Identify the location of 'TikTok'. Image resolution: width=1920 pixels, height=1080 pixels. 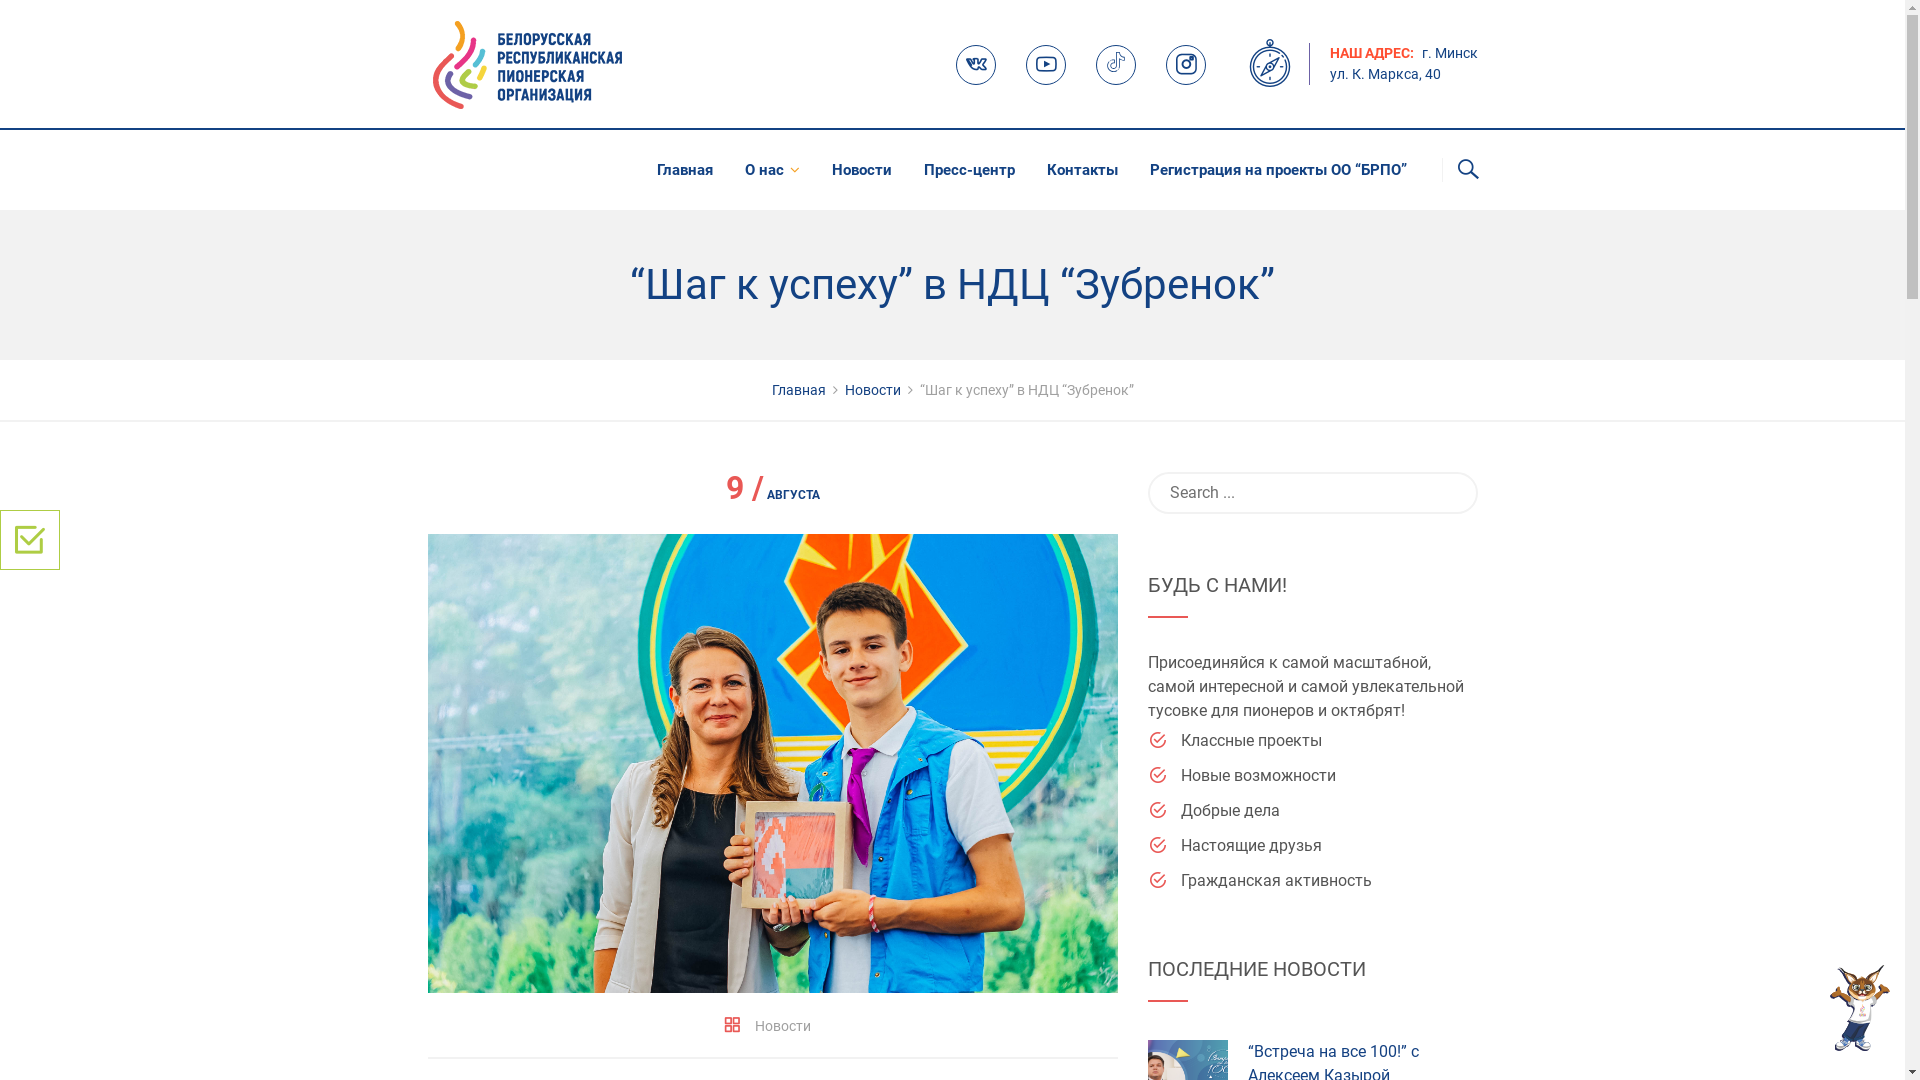
(1115, 64).